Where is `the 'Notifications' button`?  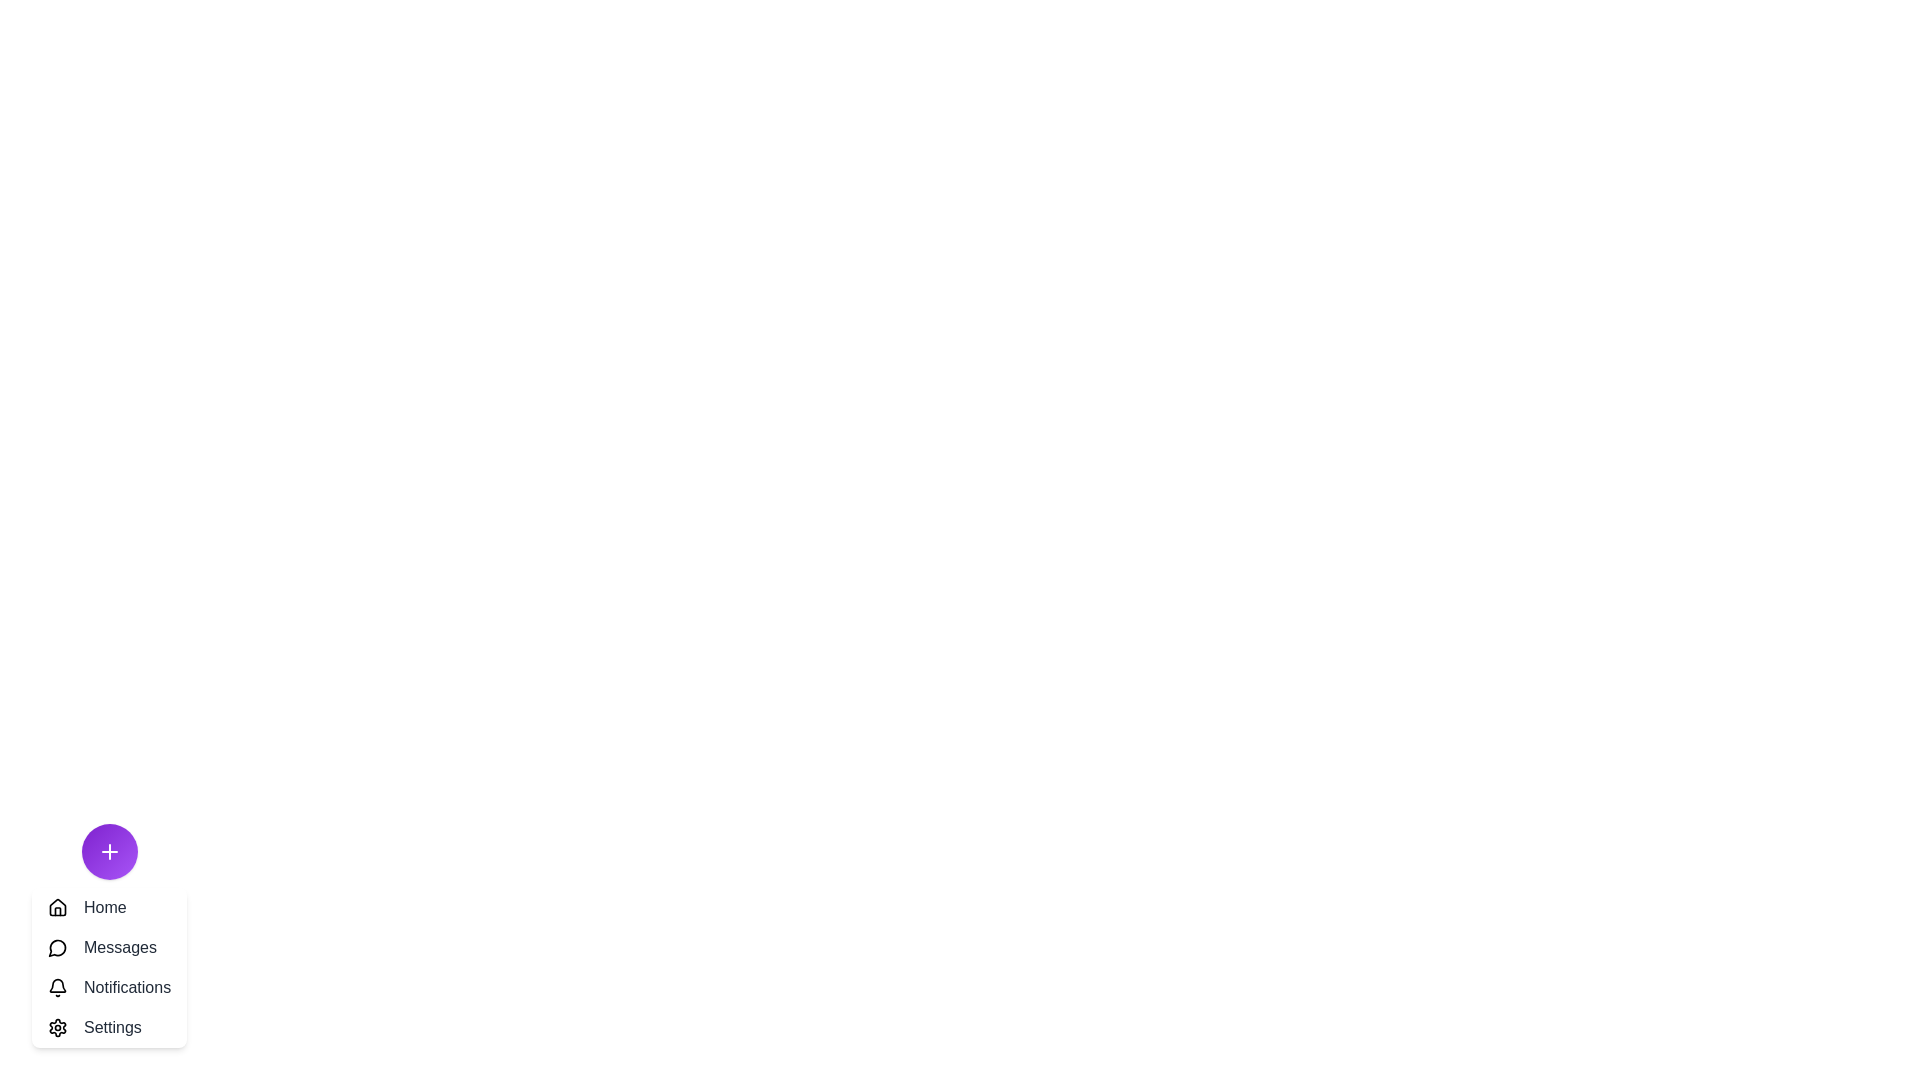 the 'Notifications' button is located at coordinates (108, 986).